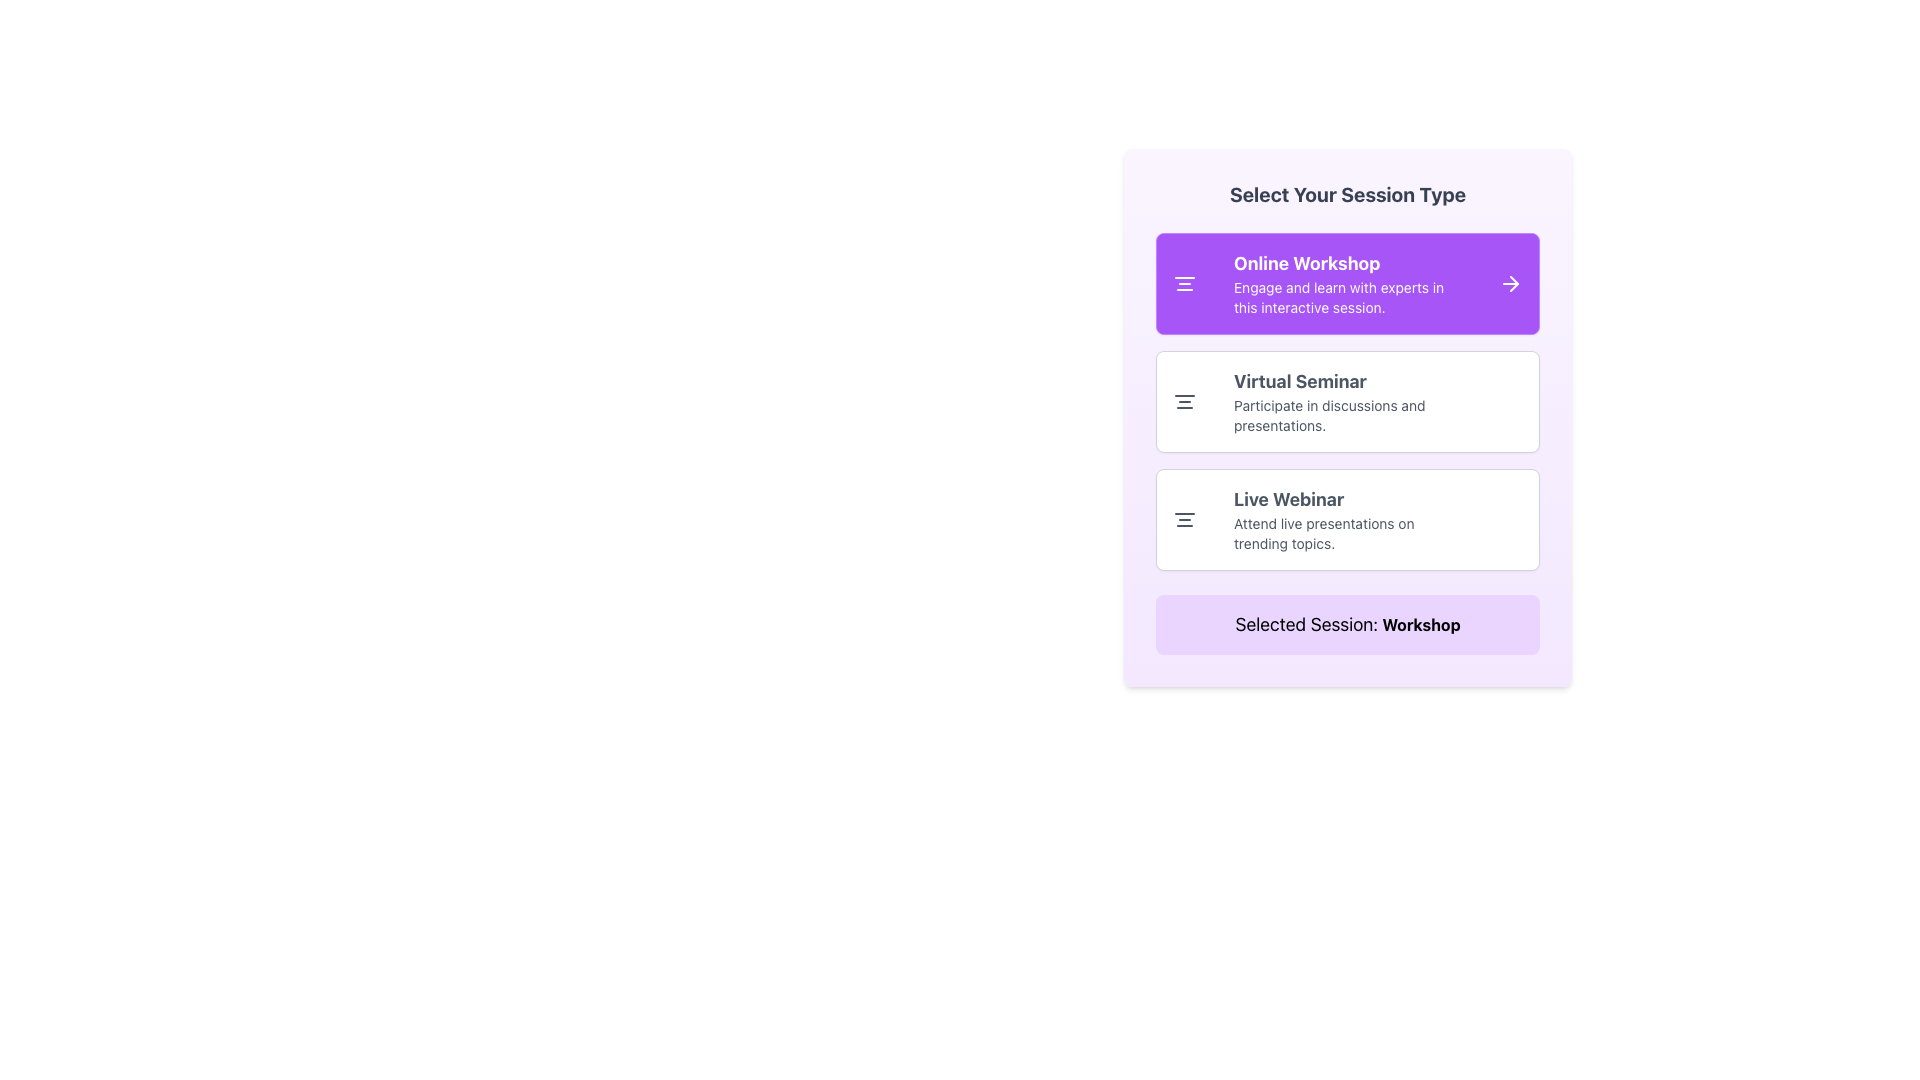 The height and width of the screenshot is (1080, 1920). I want to click on the selectable list entry element labeled 'Virtual Seminar' within the modal, so click(1348, 416).